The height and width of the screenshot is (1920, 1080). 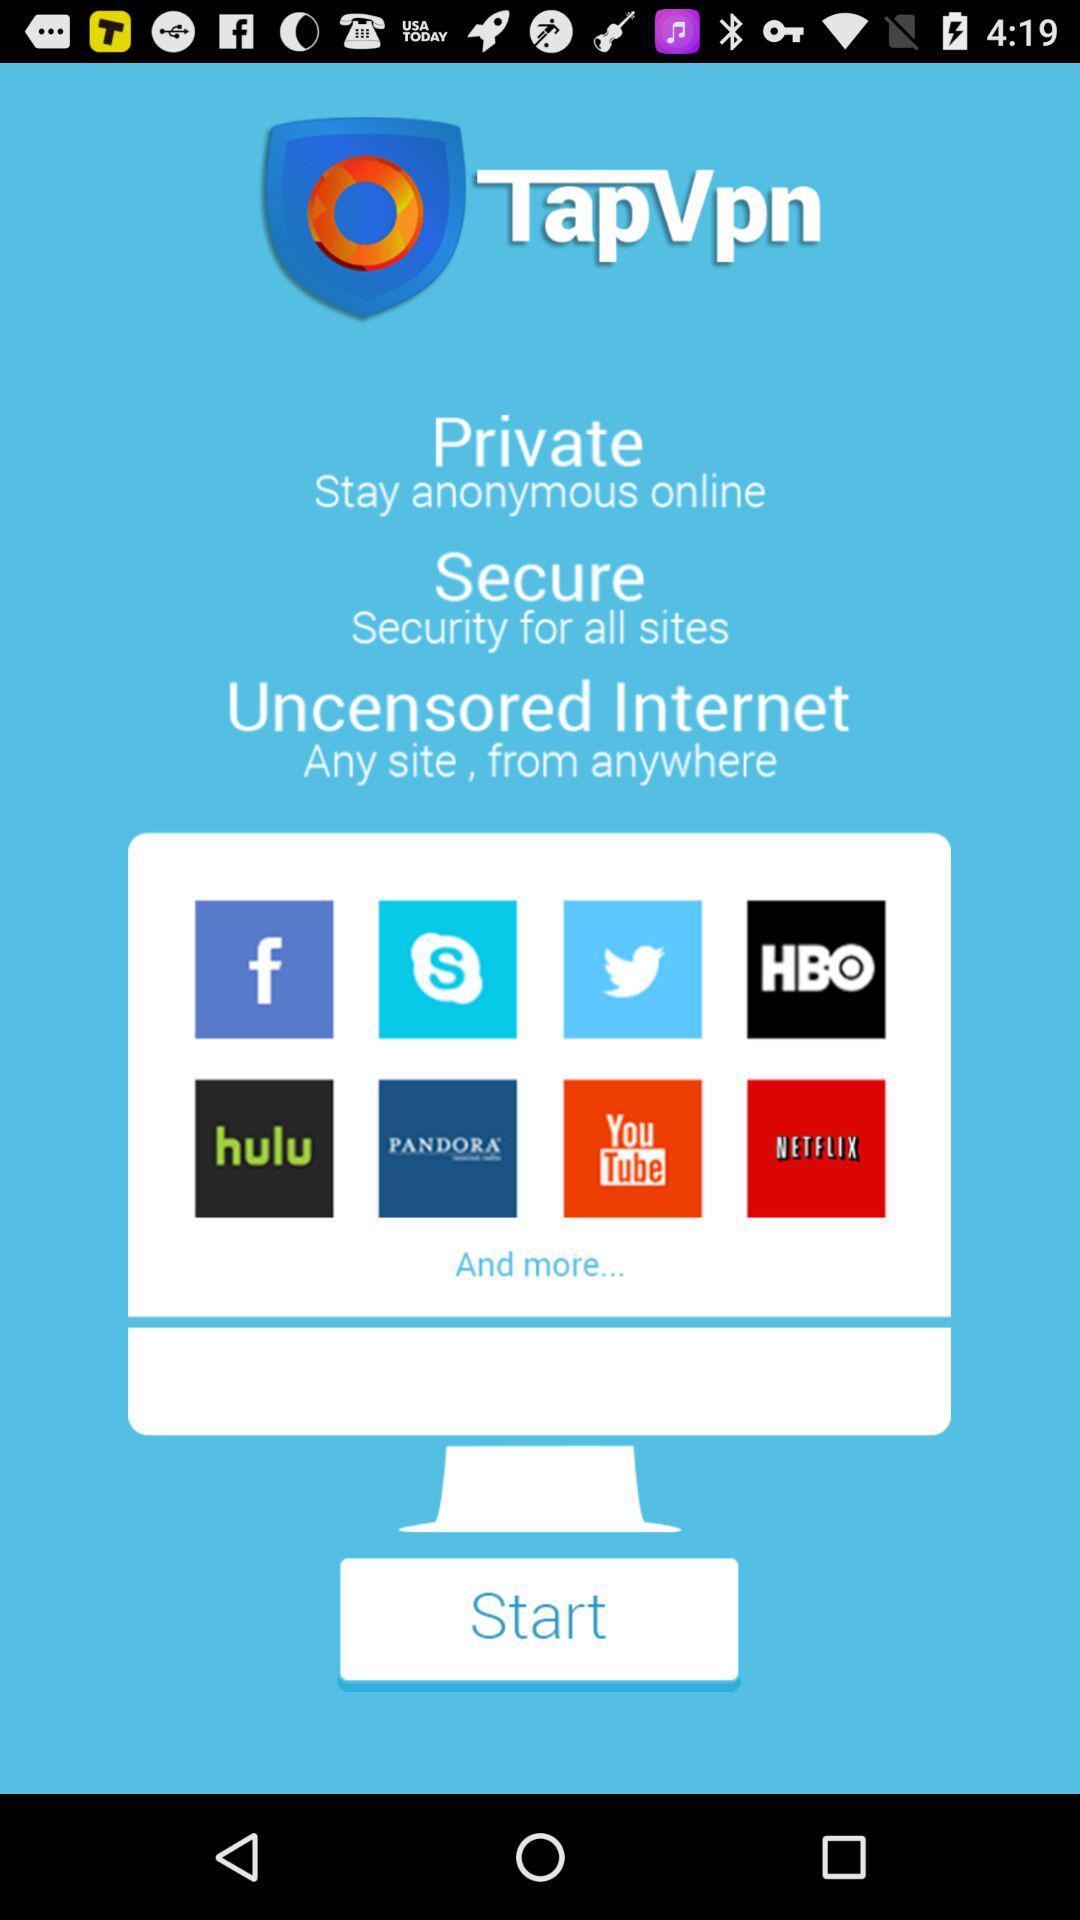 What do you see at coordinates (538, 1637) in the screenshot?
I see `start button` at bounding box center [538, 1637].